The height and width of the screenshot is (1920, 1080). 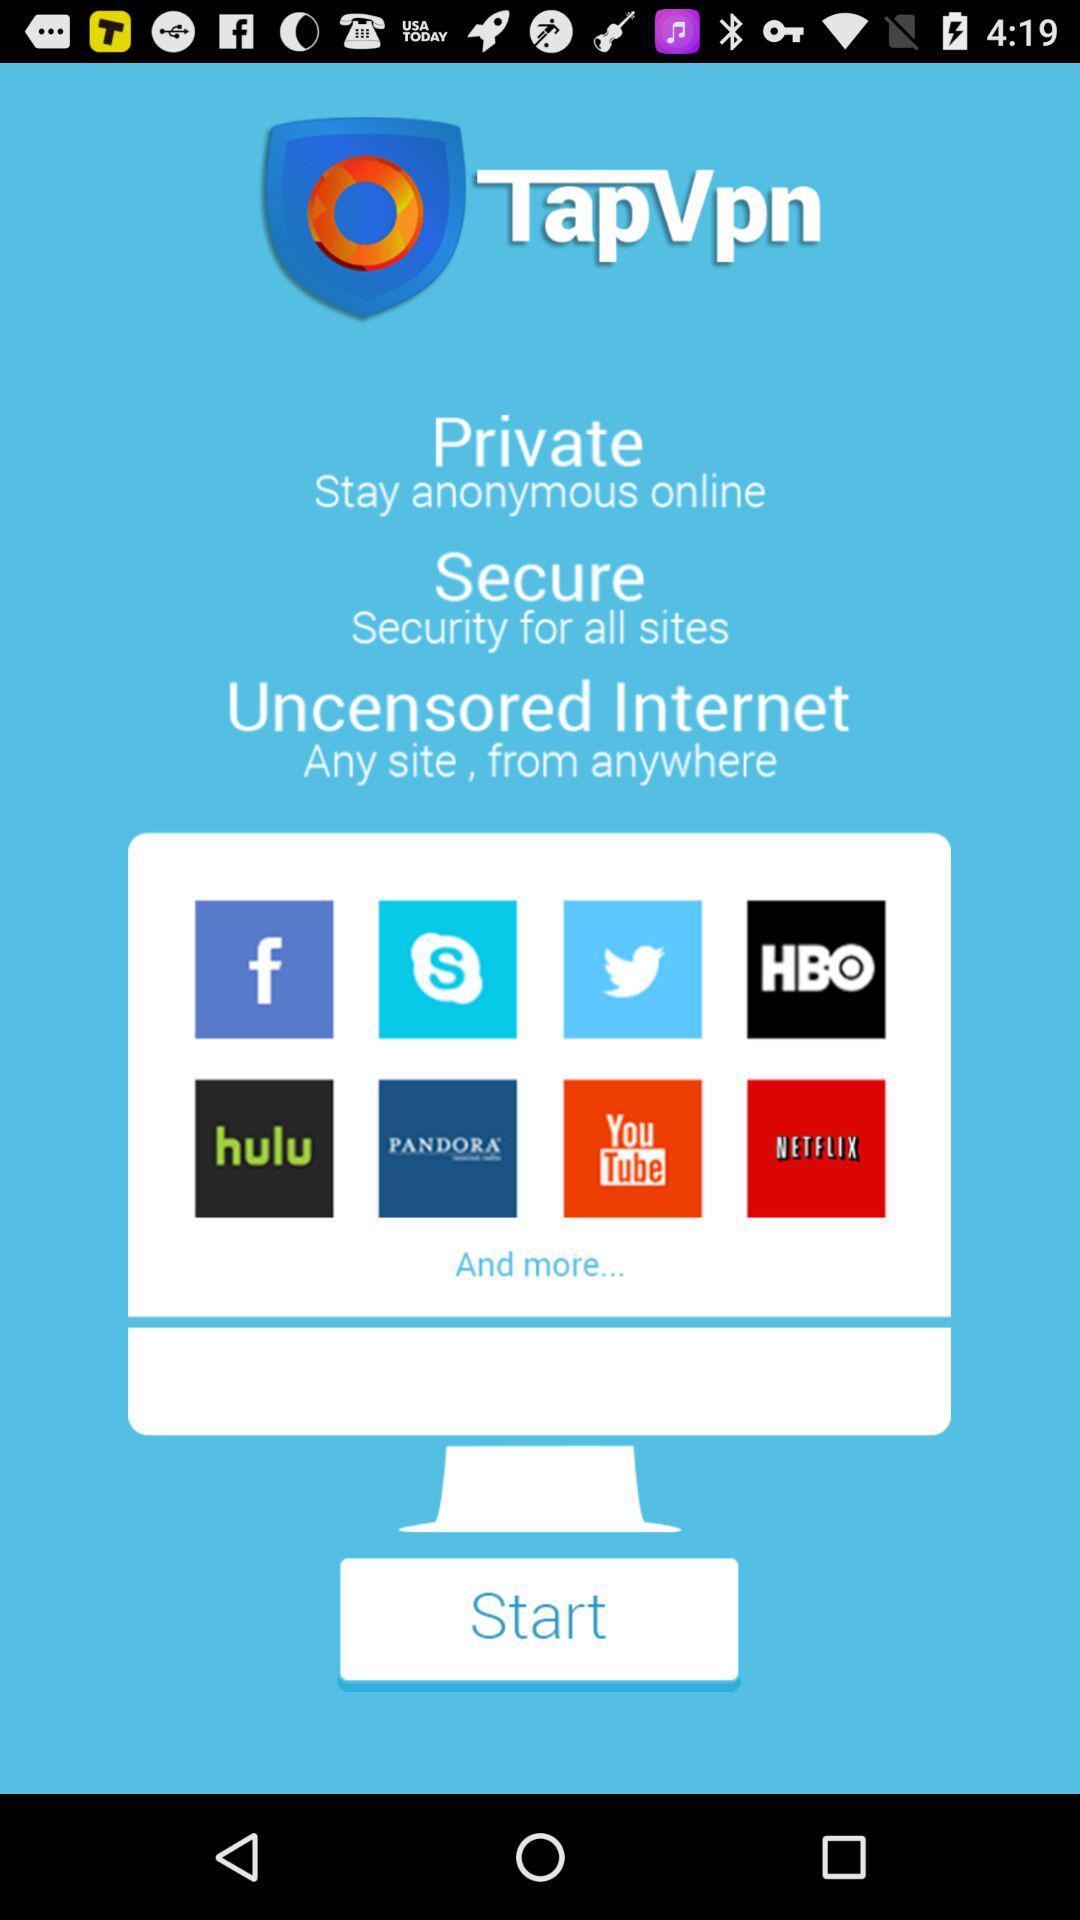 What do you see at coordinates (538, 1637) in the screenshot?
I see `start button` at bounding box center [538, 1637].